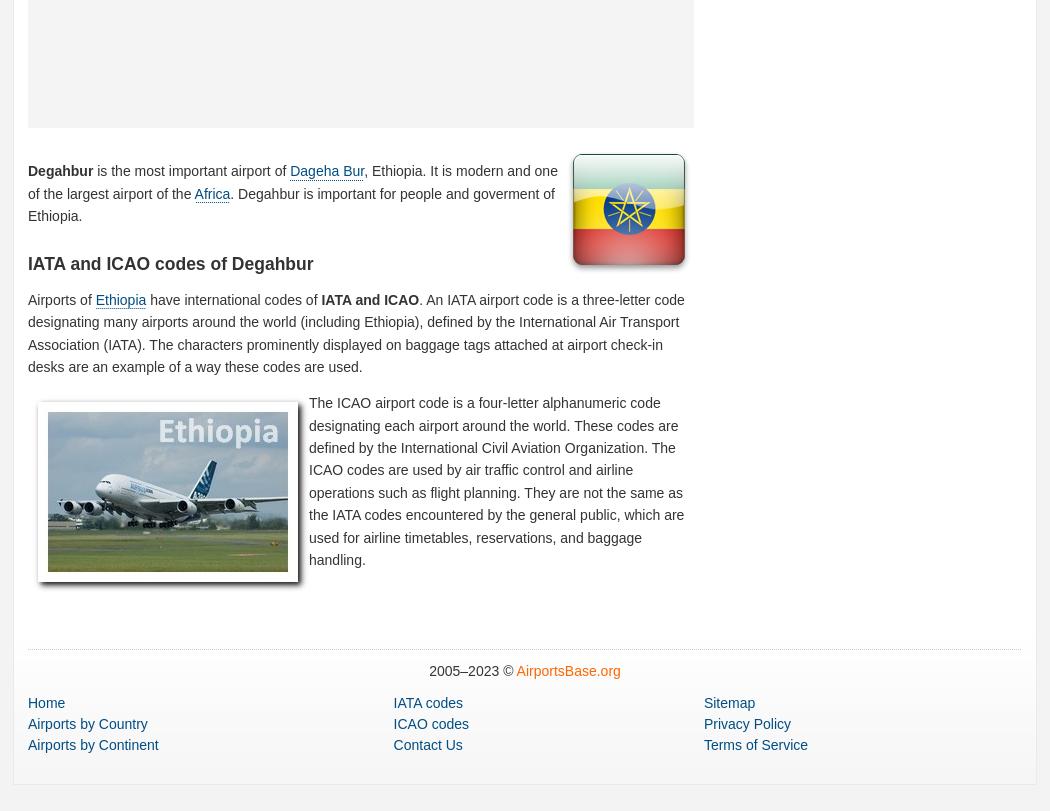  Describe the element at coordinates (193, 193) in the screenshot. I see `'Africa'` at that location.